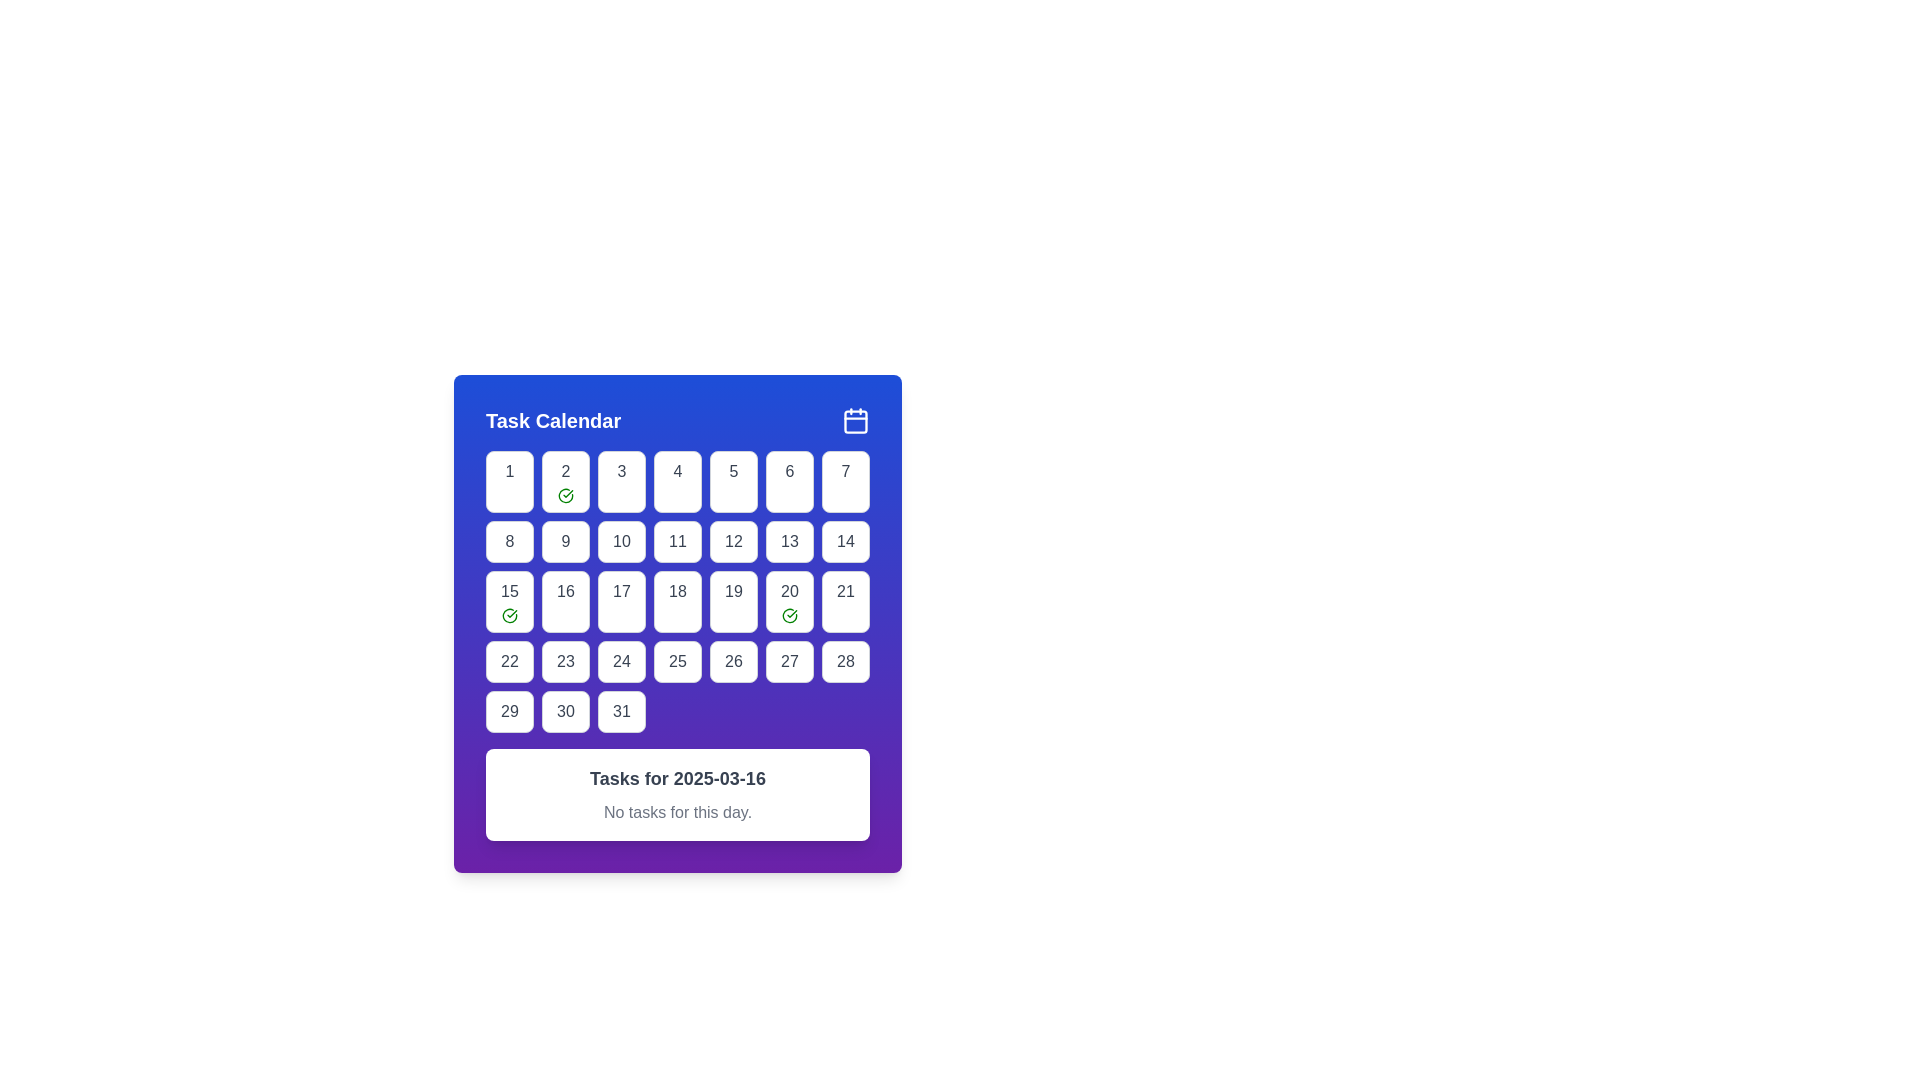 This screenshot has width=1920, height=1080. I want to click on the text '17' within the calendar grid cell, so click(621, 590).